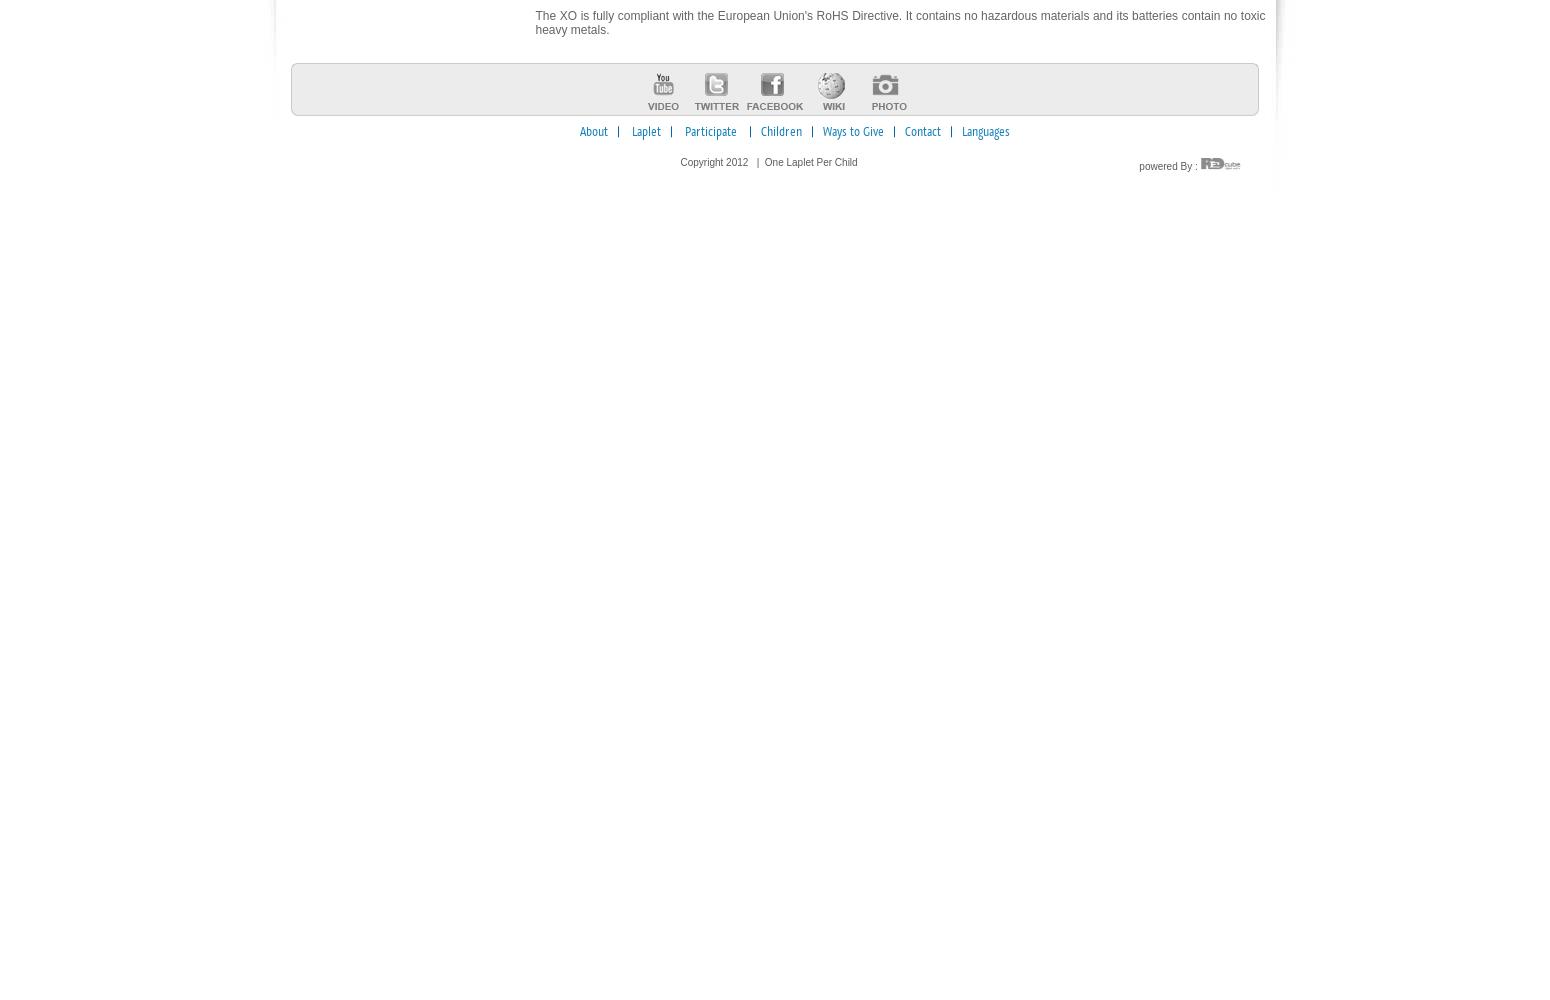 The width and height of the screenshot is (1550, 1000). What do you see at coordinates (580, 132) in the screenshot?
I see `'About'` at bounding box center [580, 132].